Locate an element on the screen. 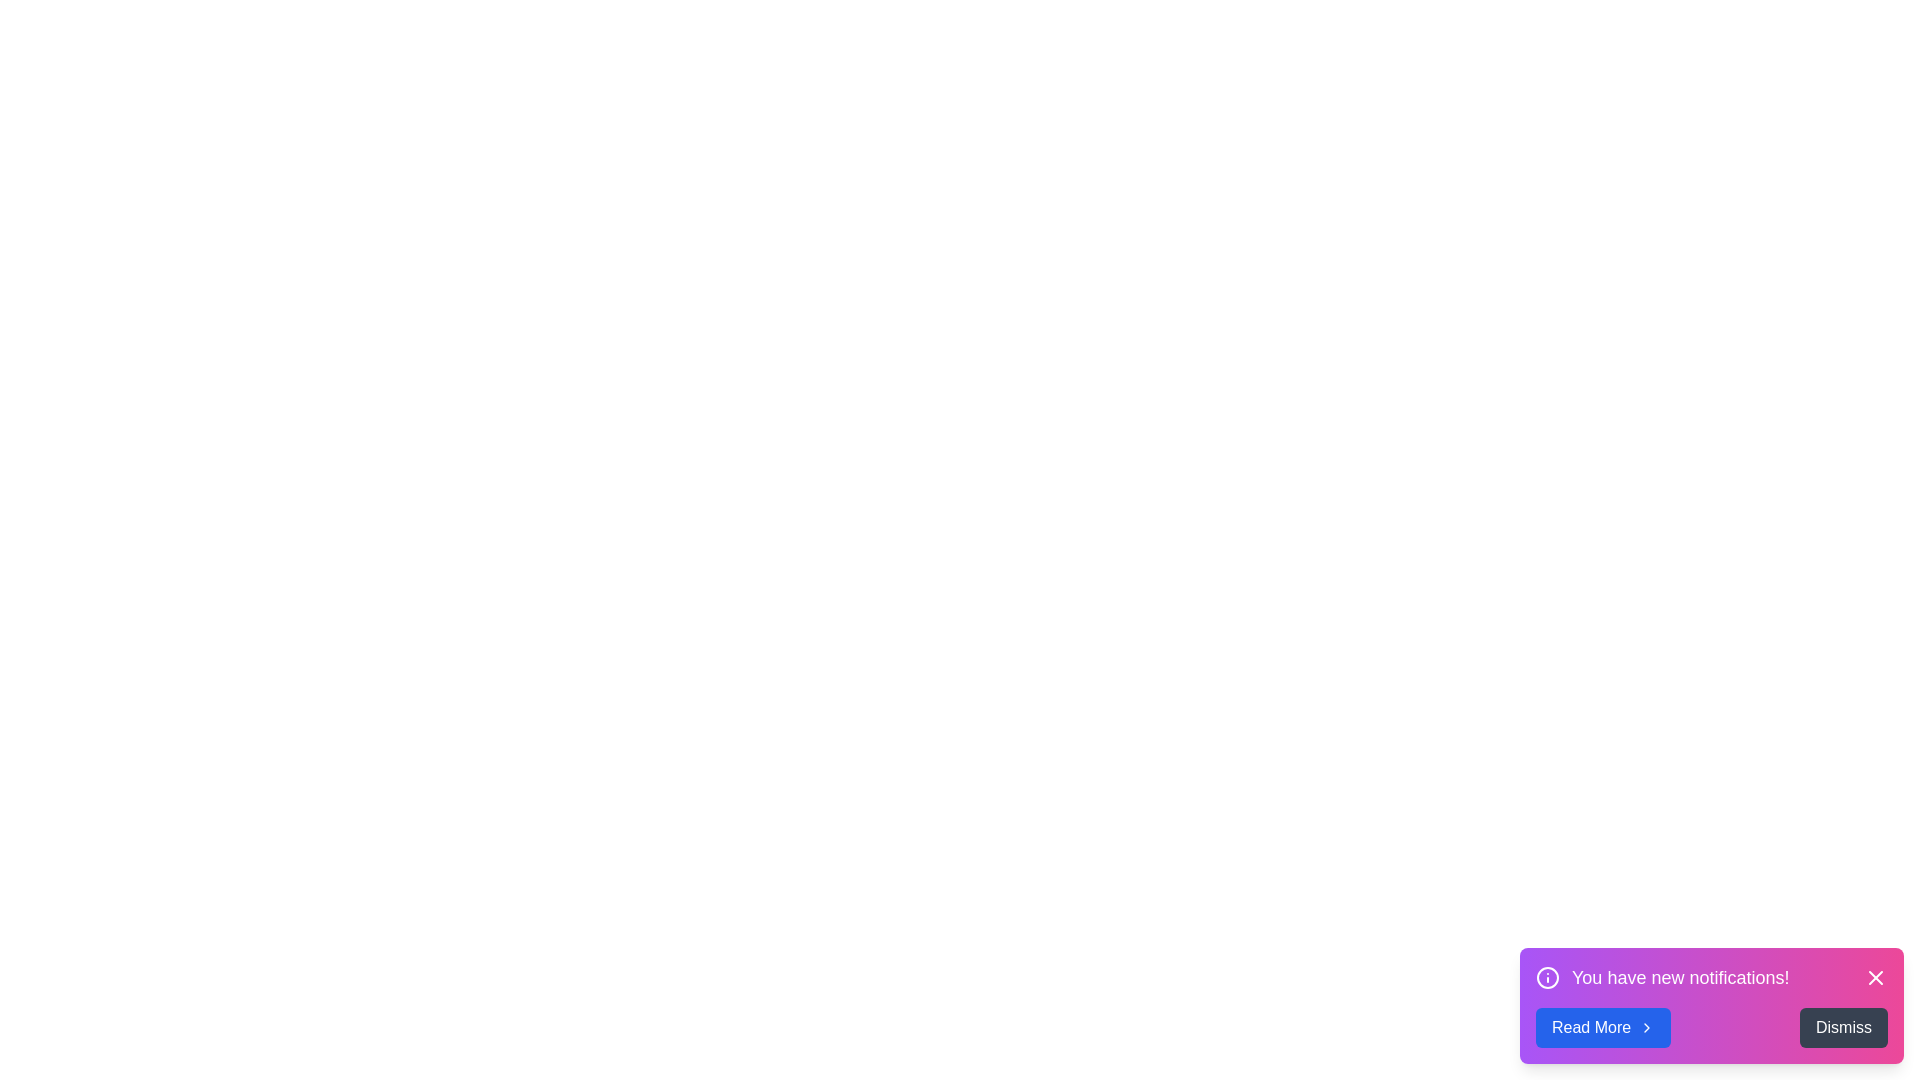 The image size is (1920, 1080). the 'Dismiss' button located at the bottom-right corner of the notification area is located at coordinates (1842, 1028).